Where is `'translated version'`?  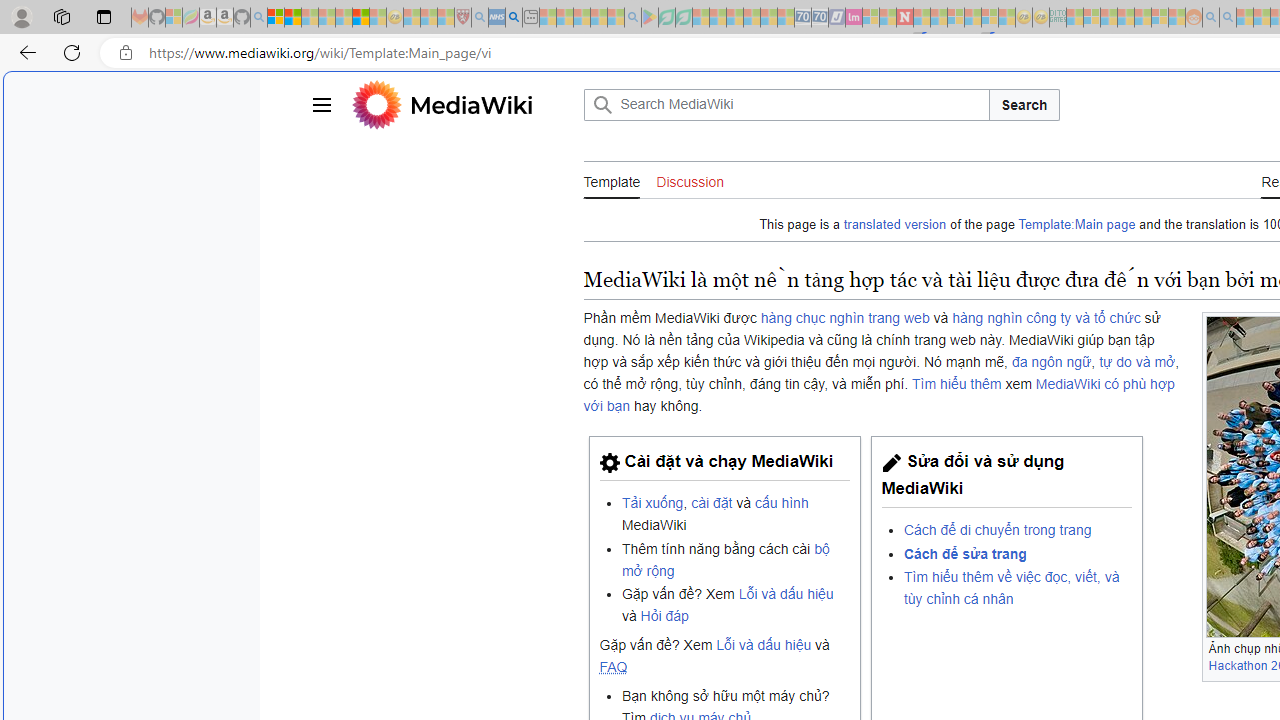
'translated version' is located at coordinates (894, 225).